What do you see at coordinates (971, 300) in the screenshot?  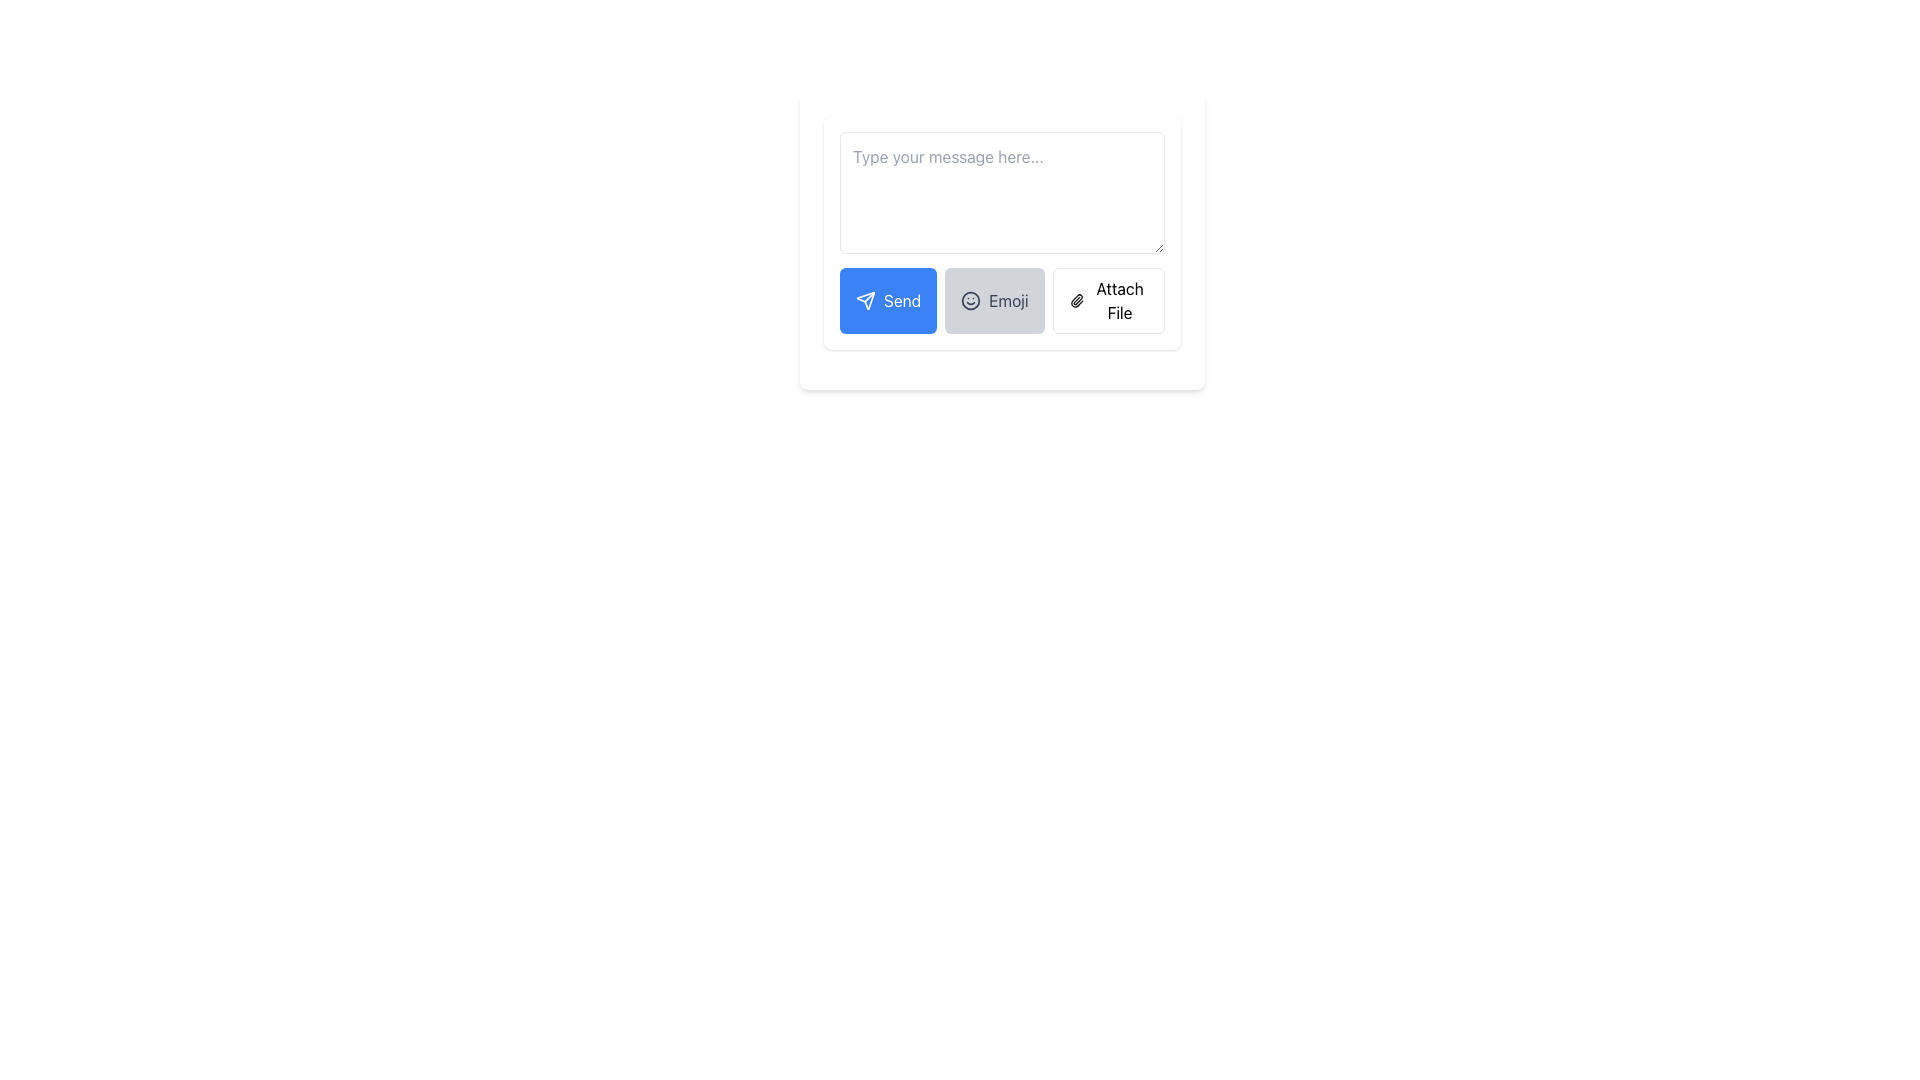 I see `the gray circular SVG Circle Element that is part of a smiley face icon located to the left of the 'Emoji' button in the toolbar area below the text input field` at bounding box center [971, 300].